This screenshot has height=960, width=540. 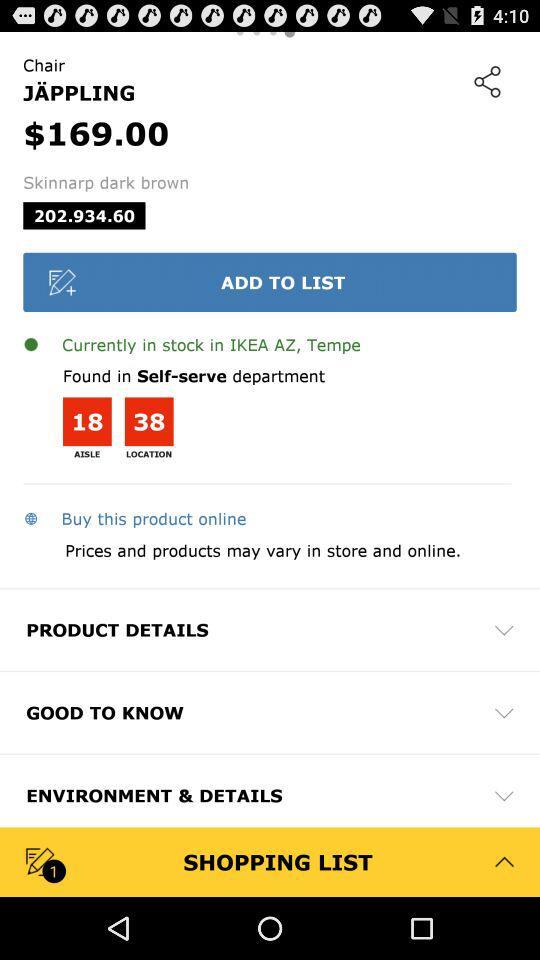 I want to click on the dropdown option  right to good to know, so click(x=503, y=712).